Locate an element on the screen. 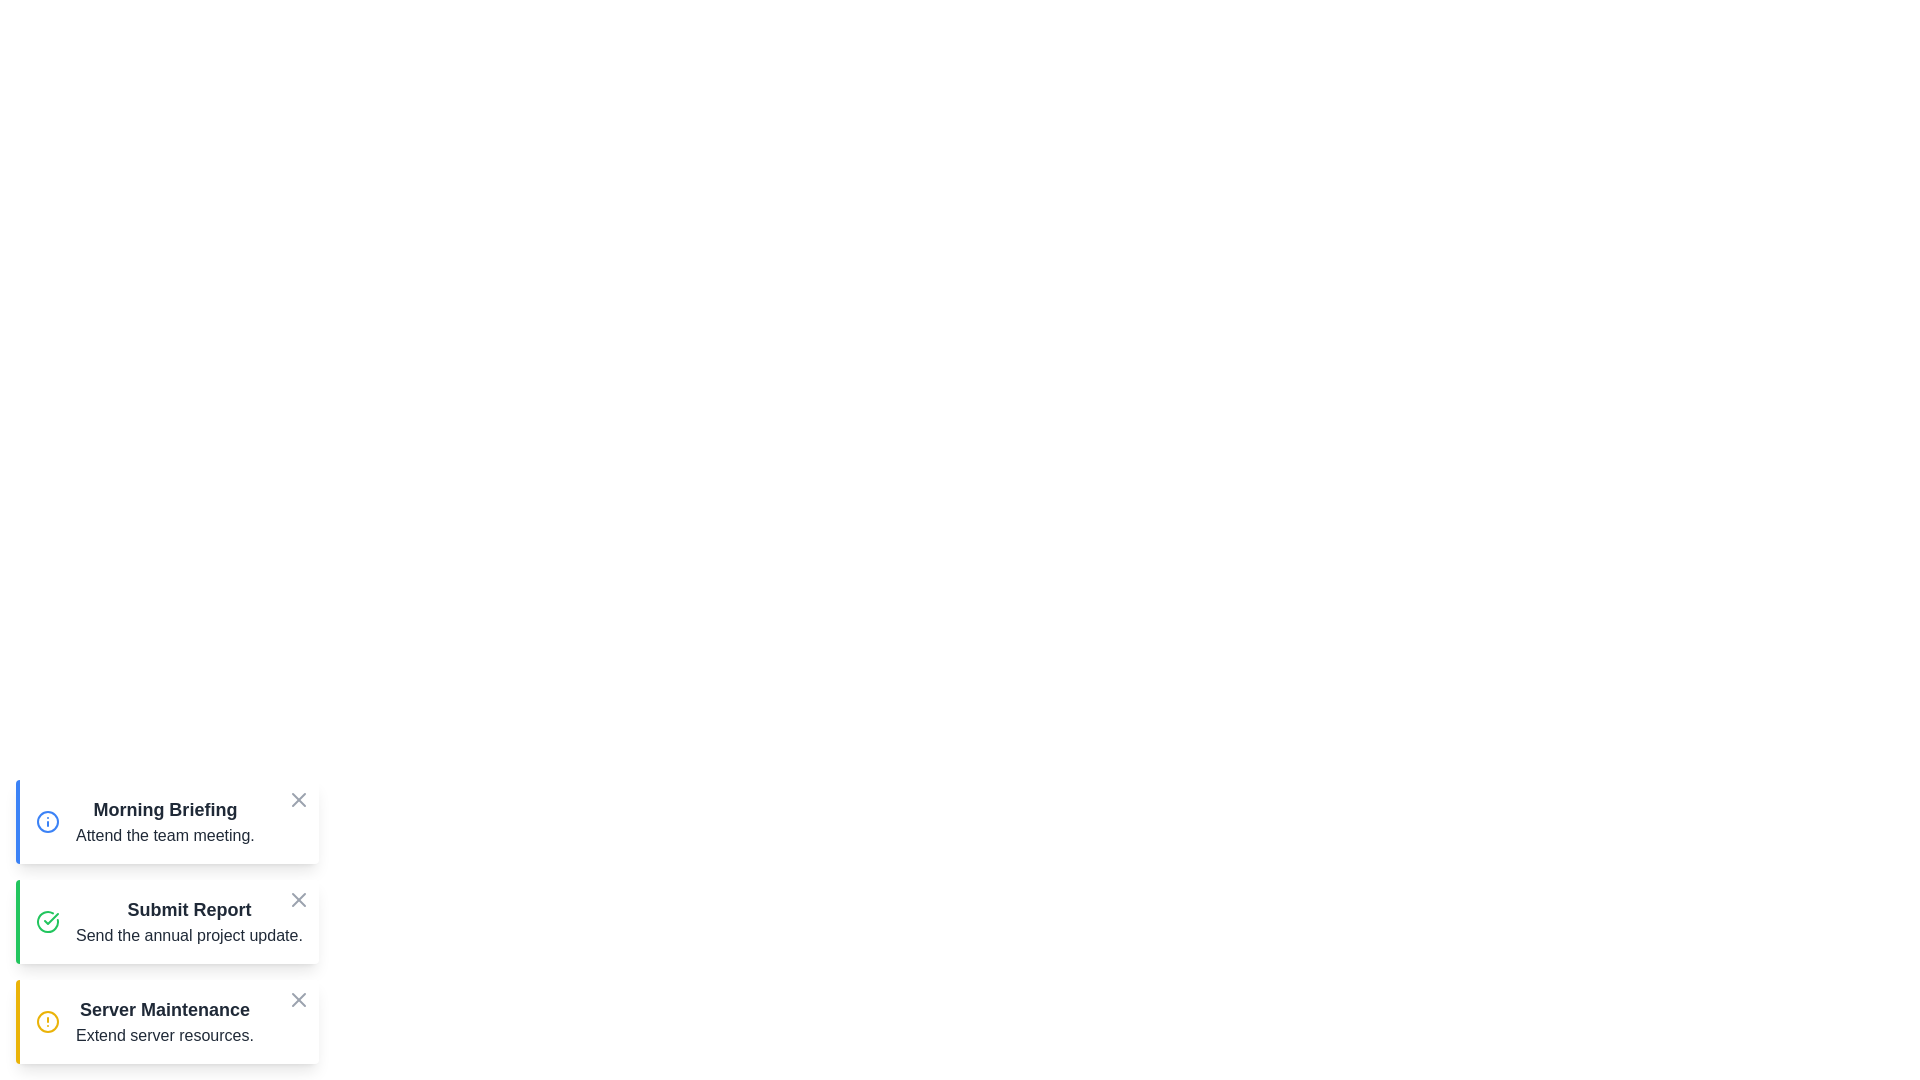 The image size is (1920, 1080). the interactive 'X' icon button located in the second item of the list, right of the 'Submit Report' title is located at coordinates (297, 898).